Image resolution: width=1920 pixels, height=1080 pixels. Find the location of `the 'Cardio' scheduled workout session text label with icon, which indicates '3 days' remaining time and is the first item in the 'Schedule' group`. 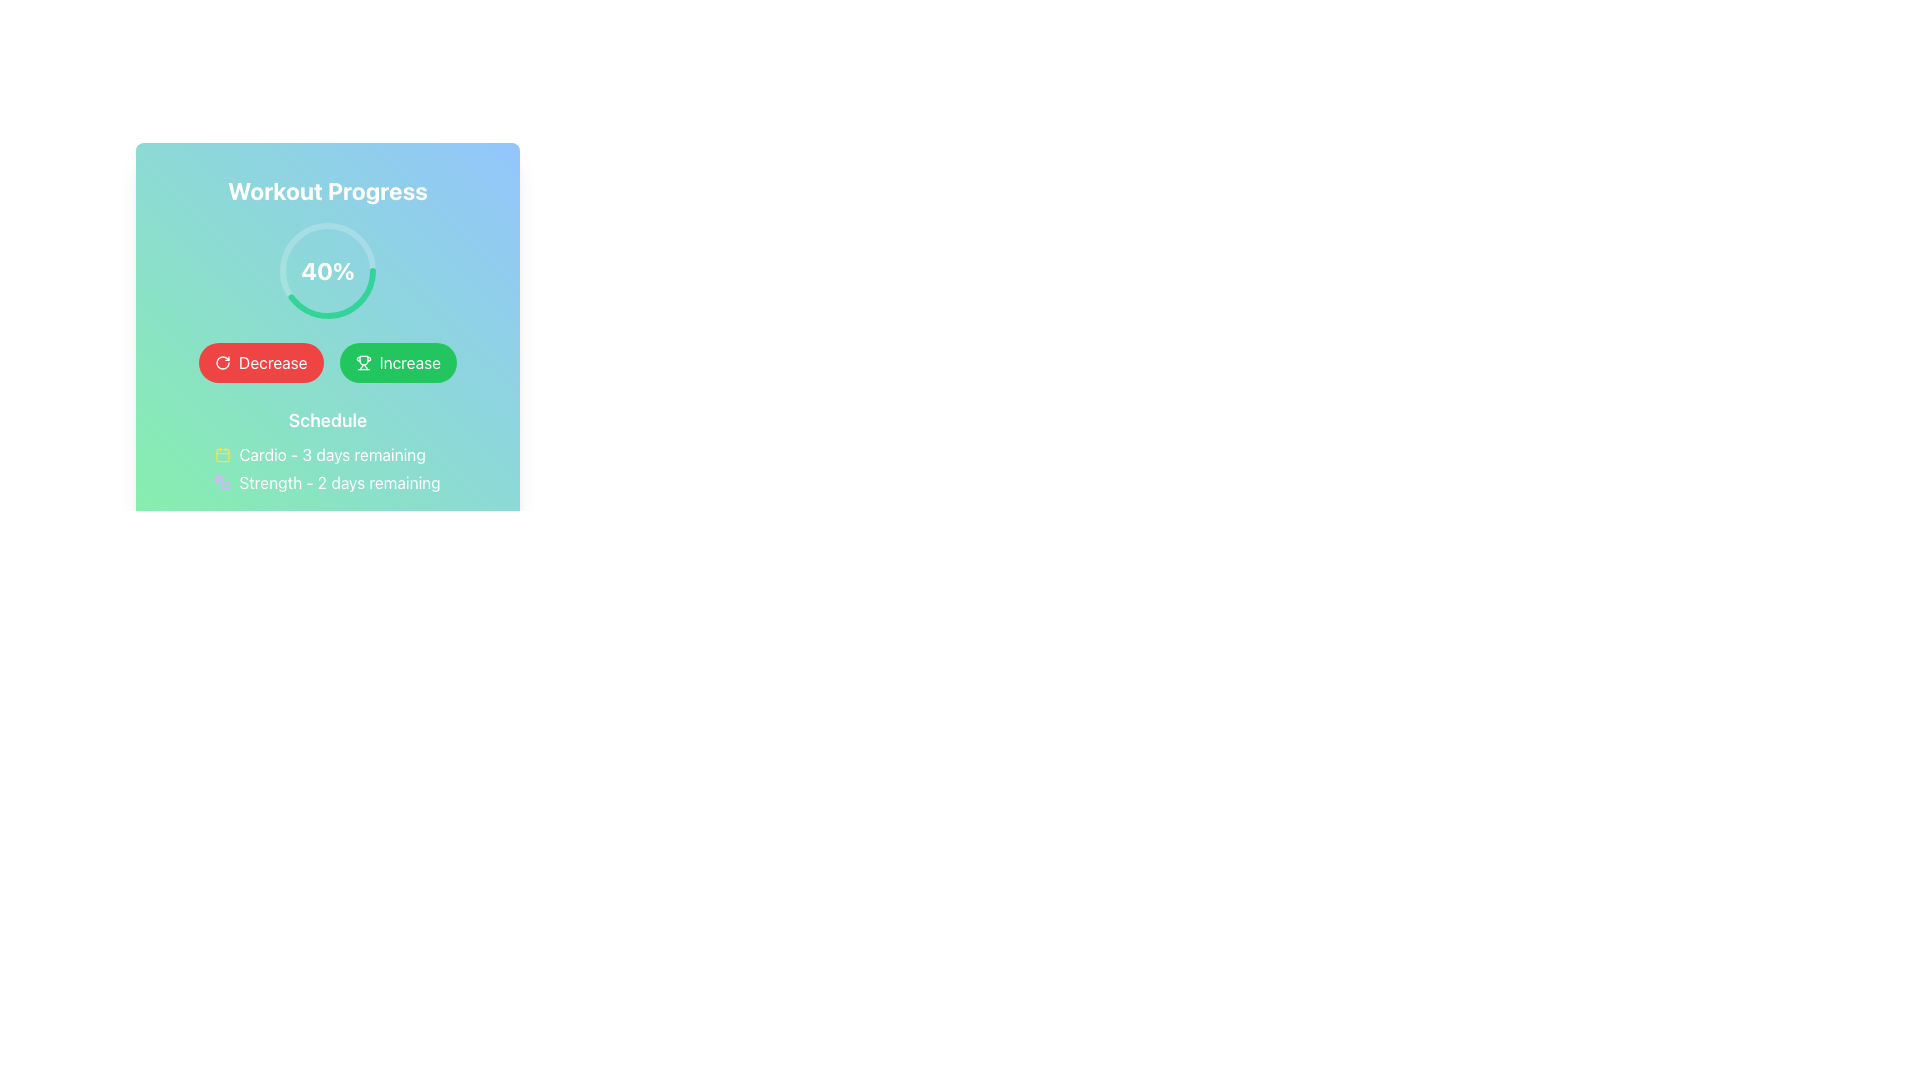

the 'Cardio' scheduled workout session text label with icon, which indicates '3 days' remaining time and is the first item in the 'Schedule' group is located at coordinates (327, 455).